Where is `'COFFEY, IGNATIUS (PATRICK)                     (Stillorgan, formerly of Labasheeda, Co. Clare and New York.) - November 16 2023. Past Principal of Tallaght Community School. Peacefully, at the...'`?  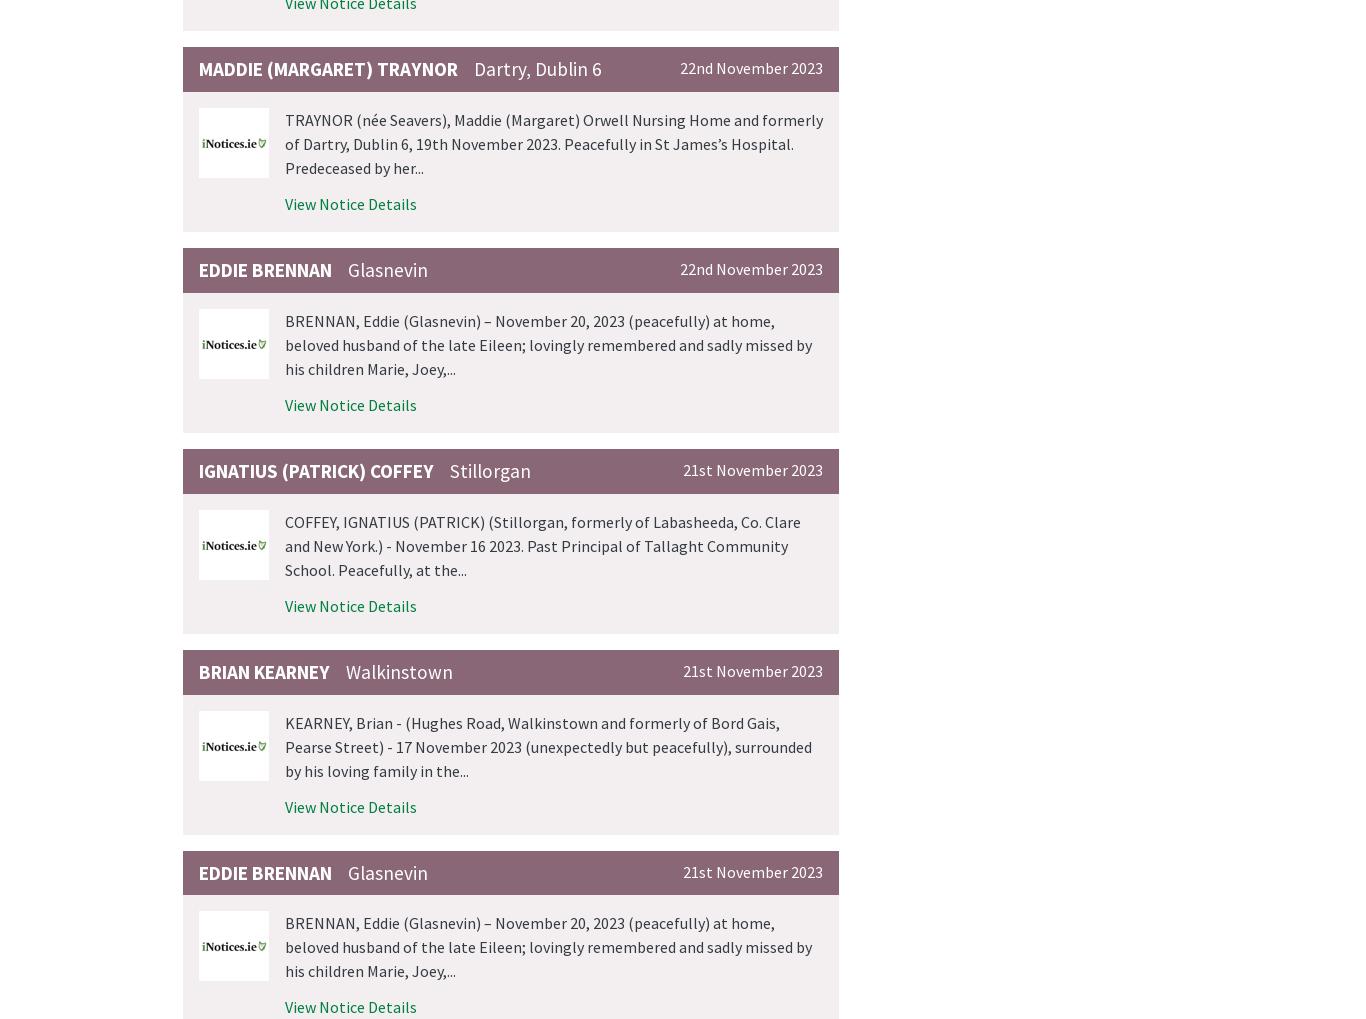 'COFFEY, IGNATIUS (PATRICK)                     (Stillorgan, formerly of Labasheeda, Co. Clare and New York.) - November 16 2023. Past Principal of Tallaght Community School. Peacefully, at the...' is located at coordinates (542, 544).